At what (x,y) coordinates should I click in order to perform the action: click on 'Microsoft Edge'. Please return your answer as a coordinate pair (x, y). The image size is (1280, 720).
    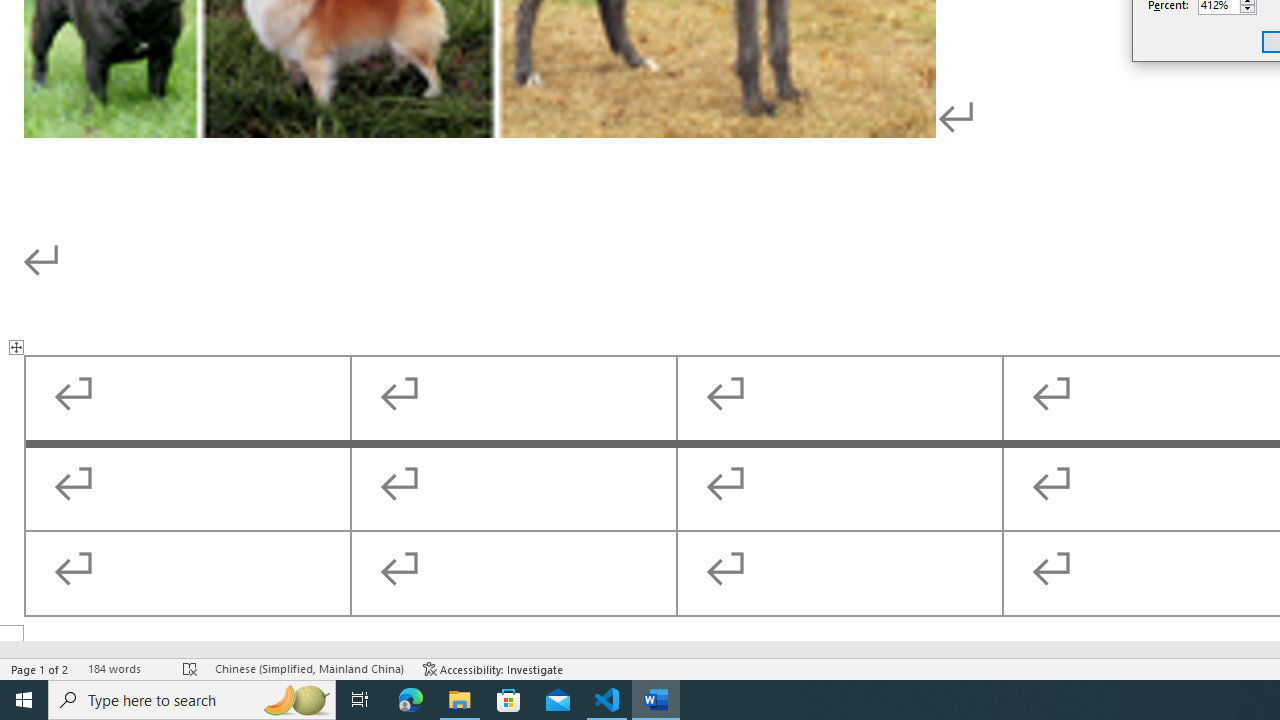
    Looking at the image, I should click on (410, 698).